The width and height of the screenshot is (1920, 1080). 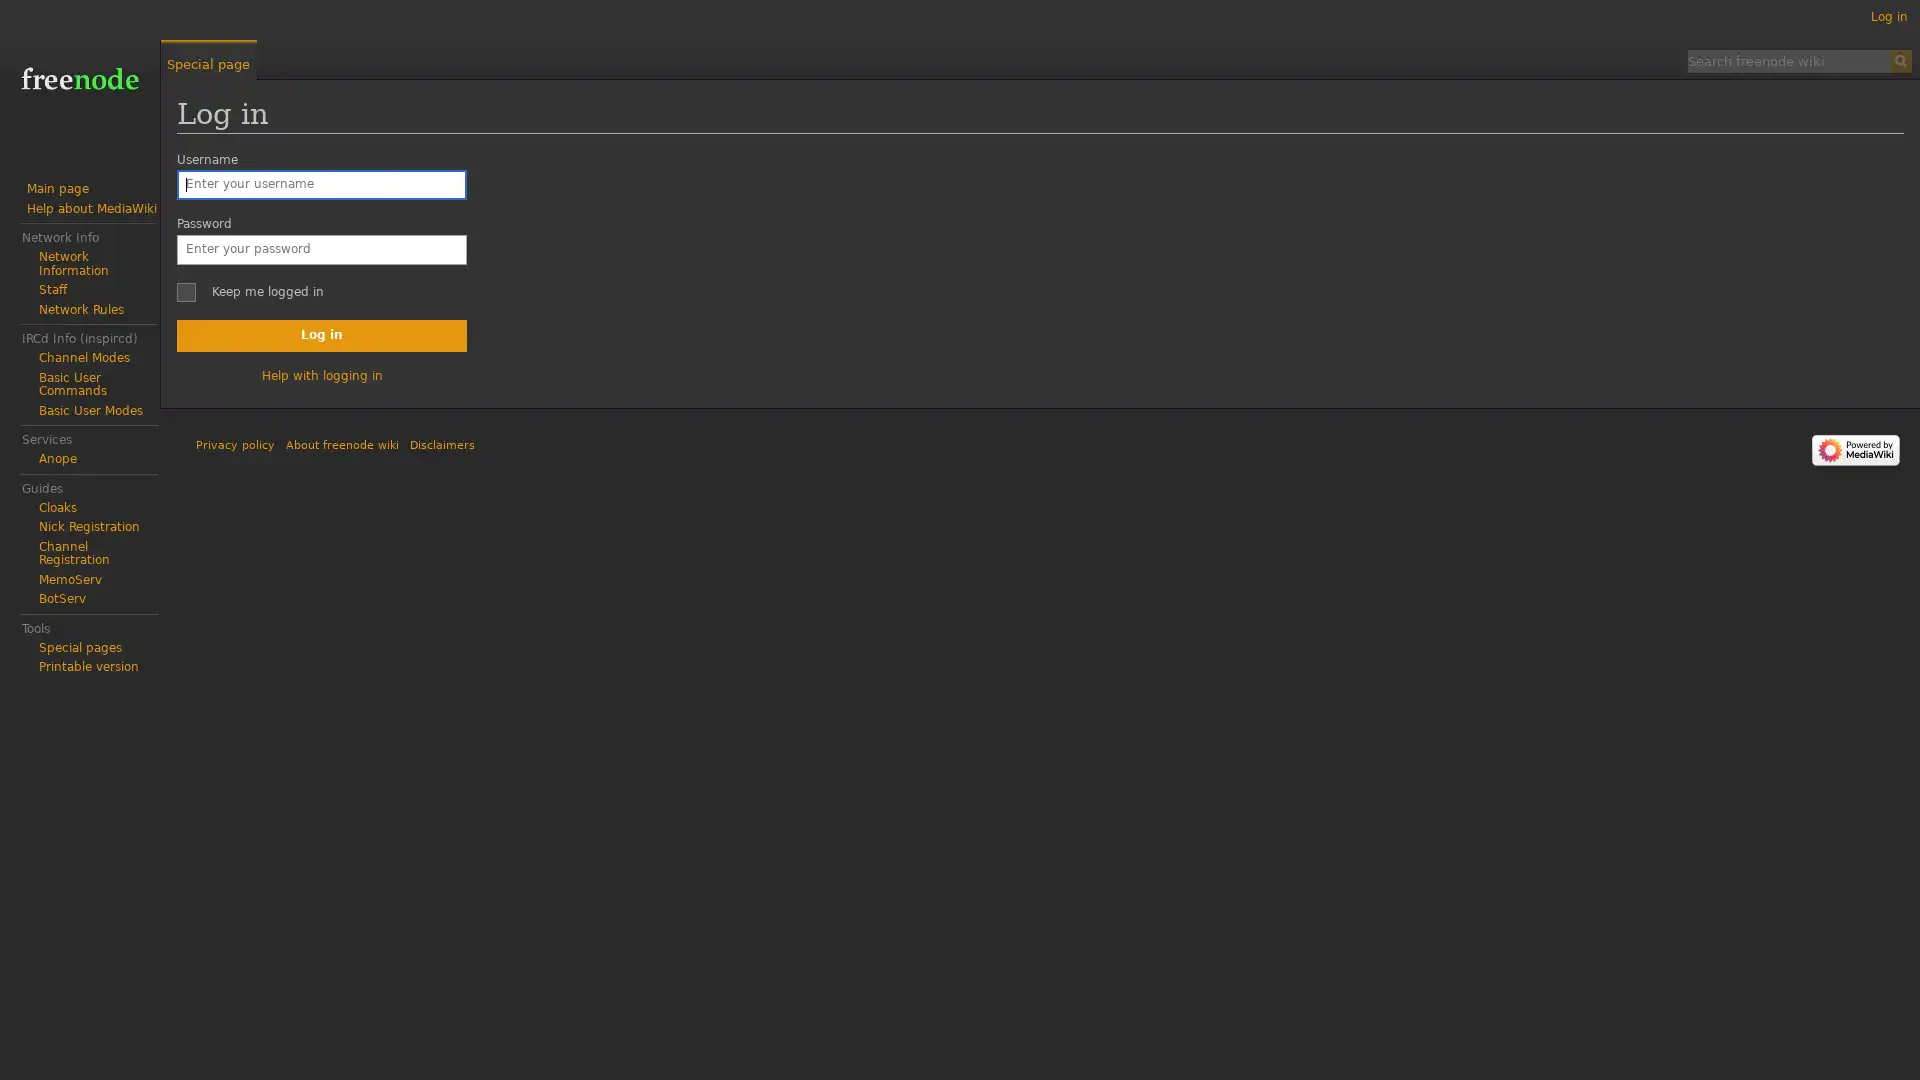 What do you see at coordinates (321, 334) in the screenshot?
I see `Log in` at bounding box center [321, 334].